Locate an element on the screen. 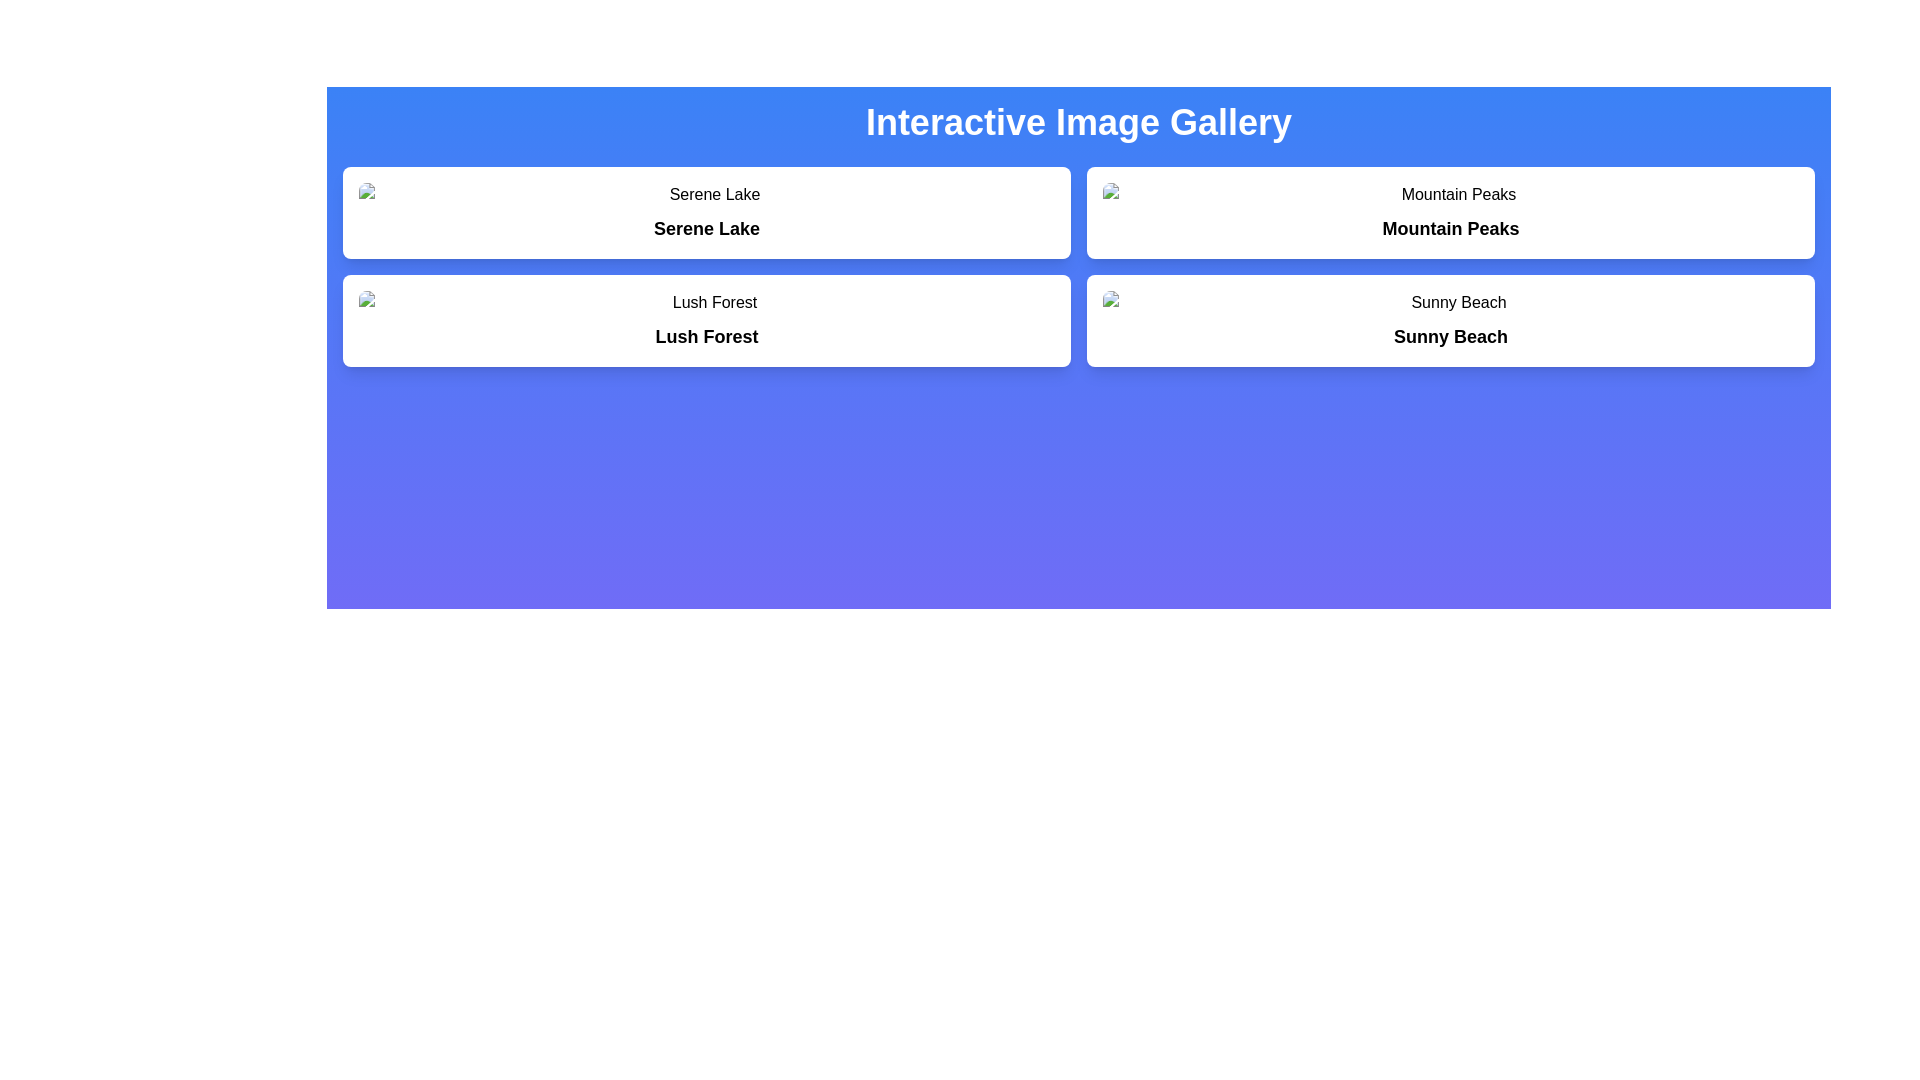  the white rectangular card labeled 'Sunny Beach' located at the bottom-right corner of the grid layout is located at coordinates (1450, 319).